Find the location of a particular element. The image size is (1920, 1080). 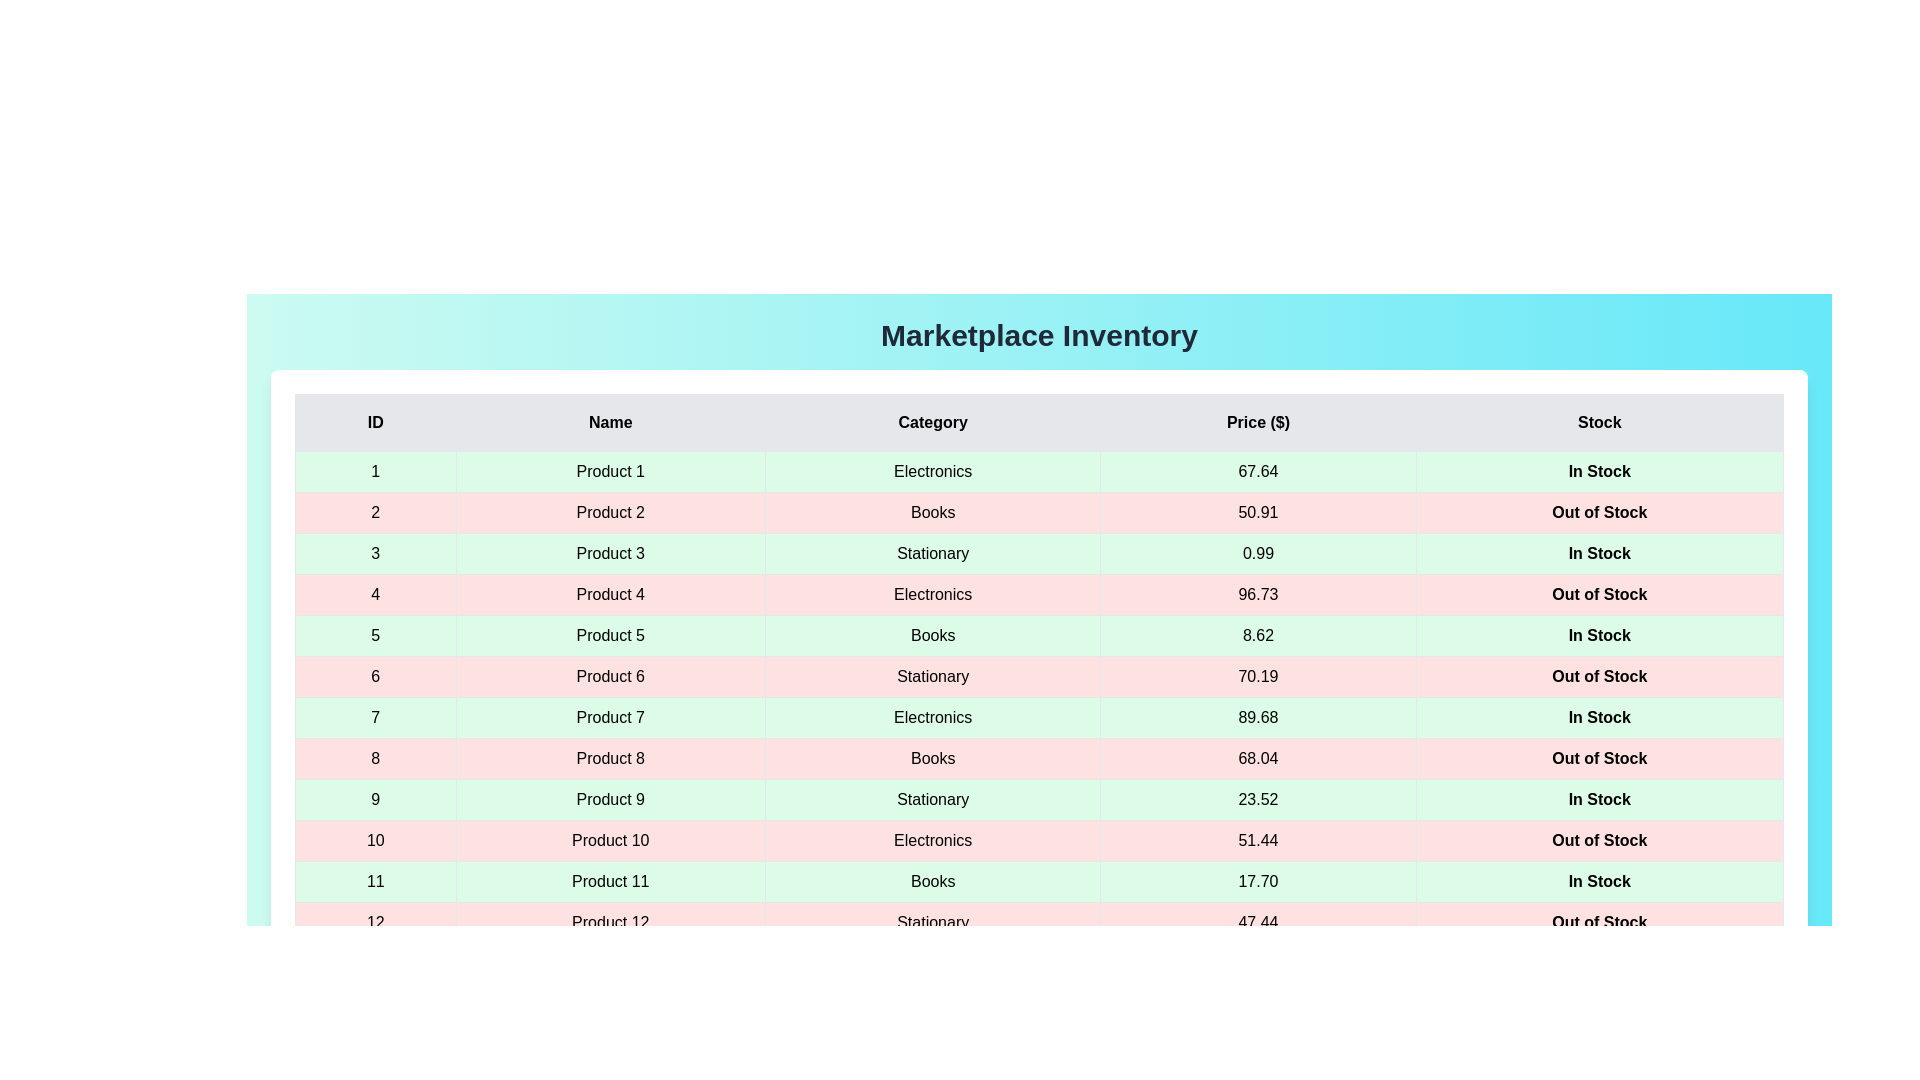

the cell containing the text 'Books' to select it is located at coordinates (931, 512).